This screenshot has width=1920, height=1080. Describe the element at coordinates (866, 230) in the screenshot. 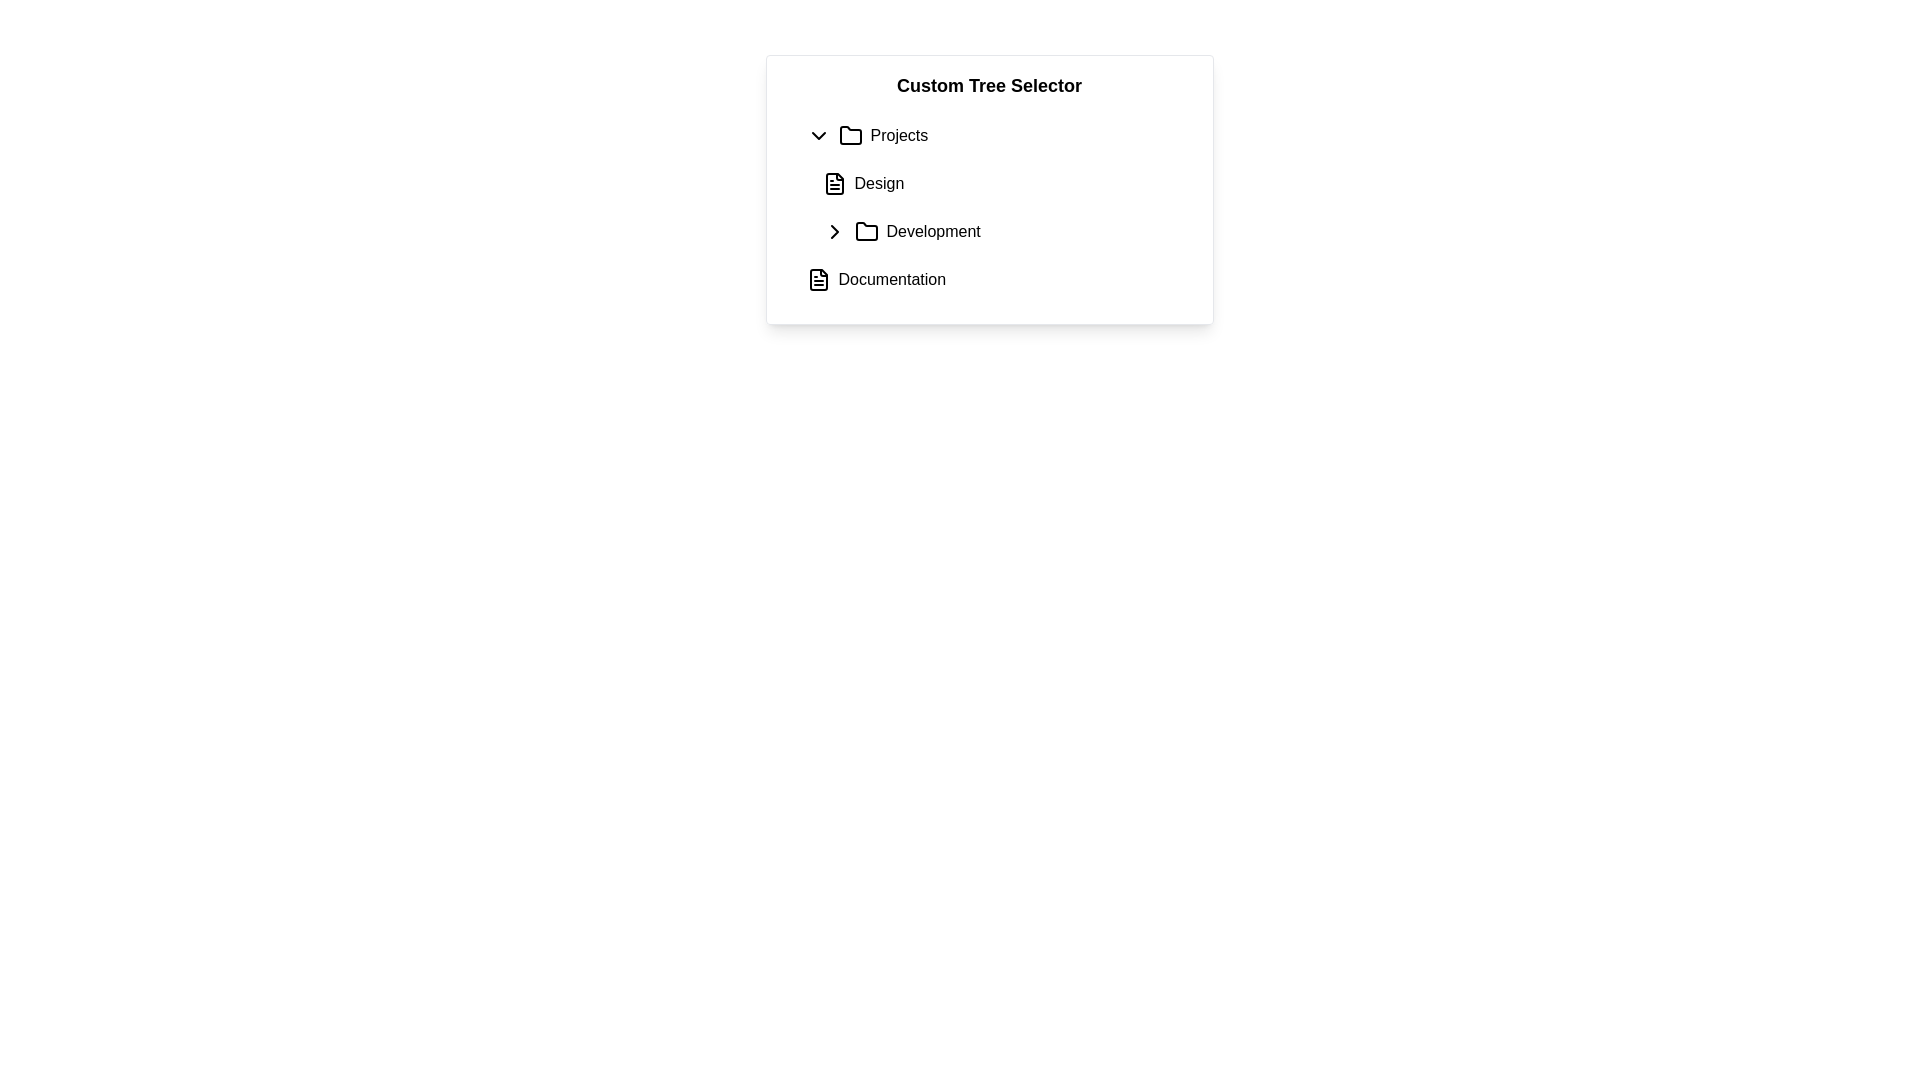

I see `the minimalist folder icon associated with the 'Development' label in the tree view structure to interact with it` at that location.